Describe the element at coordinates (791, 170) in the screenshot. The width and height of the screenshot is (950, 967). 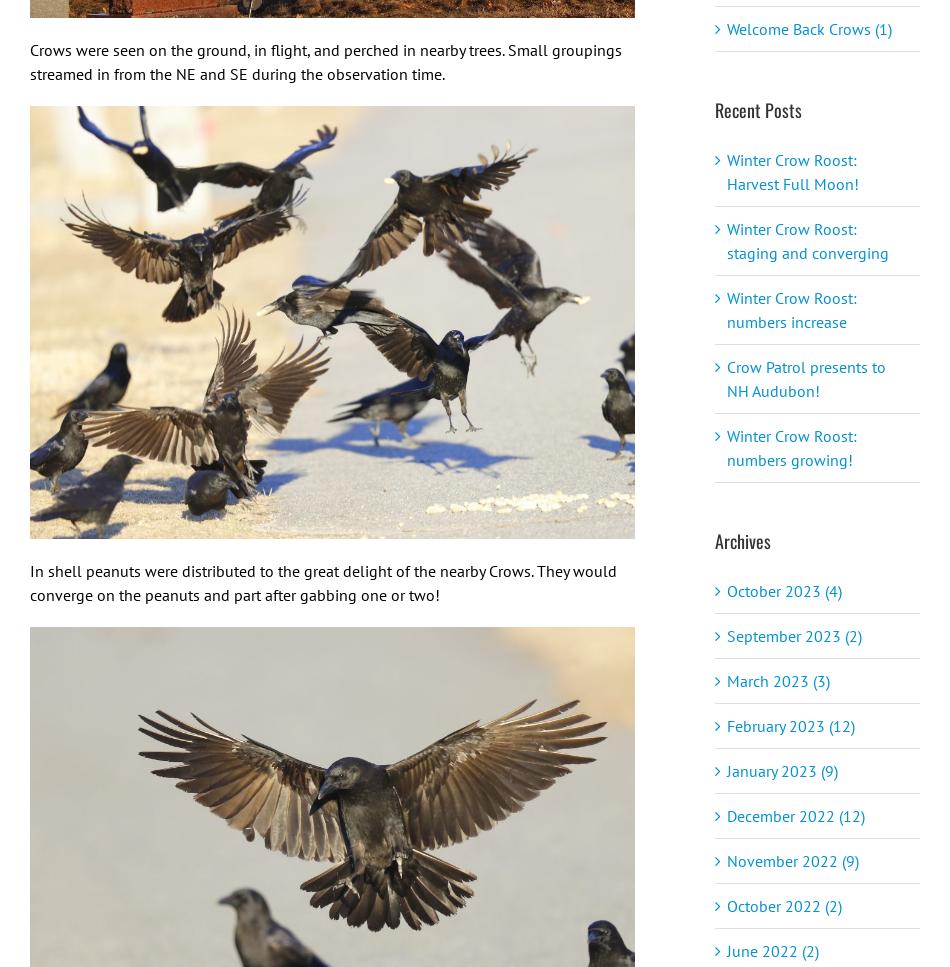
I see `'Winter Crow Roost: Harvest Full Moon!'` at that location.